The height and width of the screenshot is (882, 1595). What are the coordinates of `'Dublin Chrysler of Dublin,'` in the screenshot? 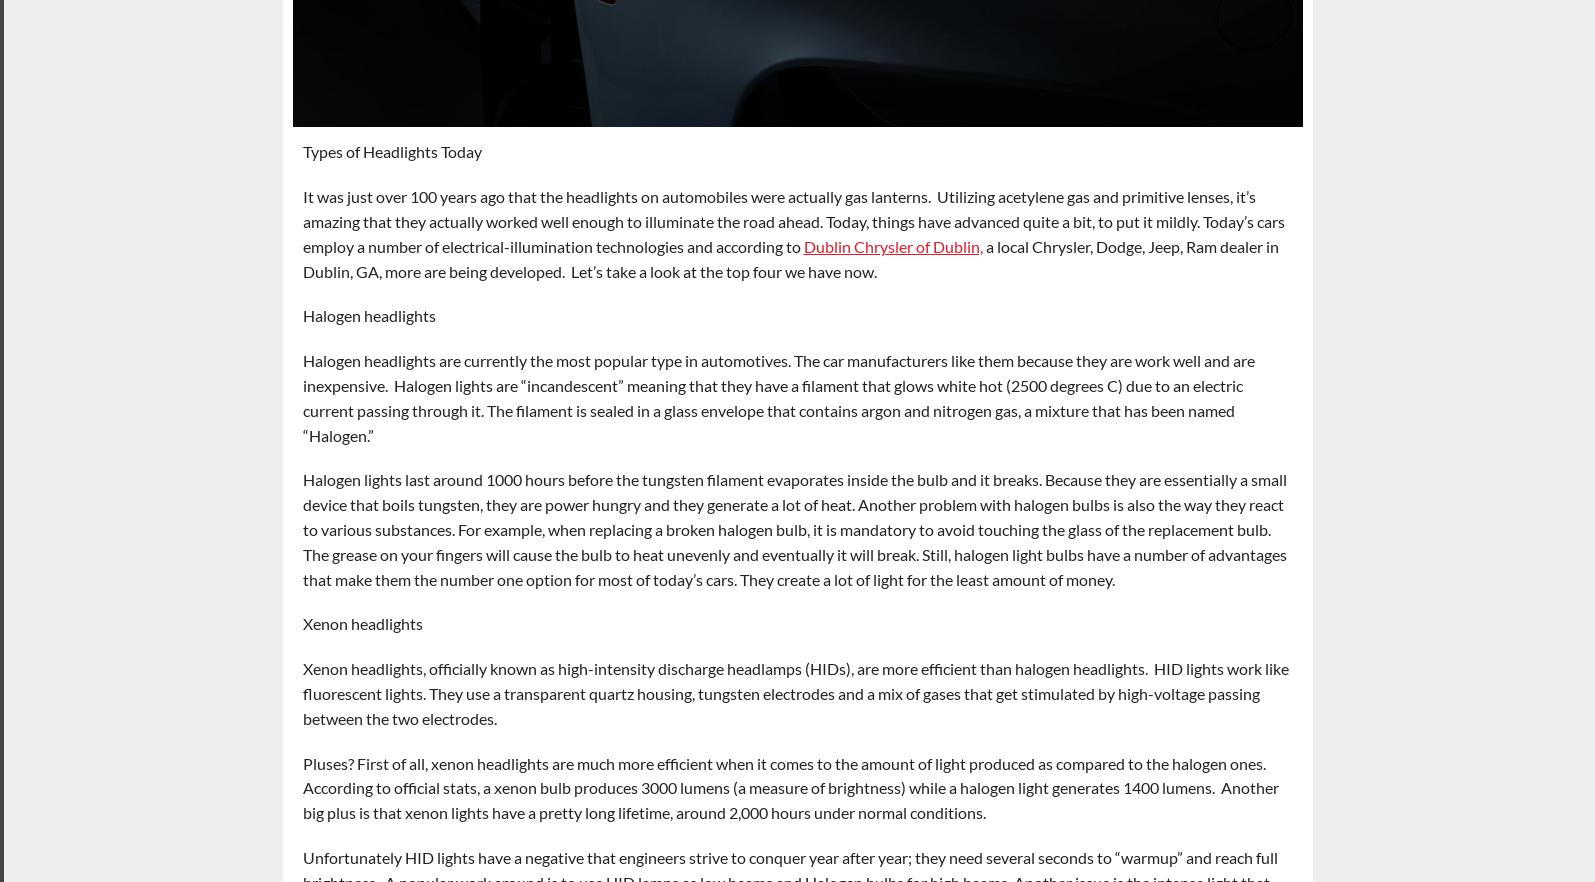 It's located at (891, 244).